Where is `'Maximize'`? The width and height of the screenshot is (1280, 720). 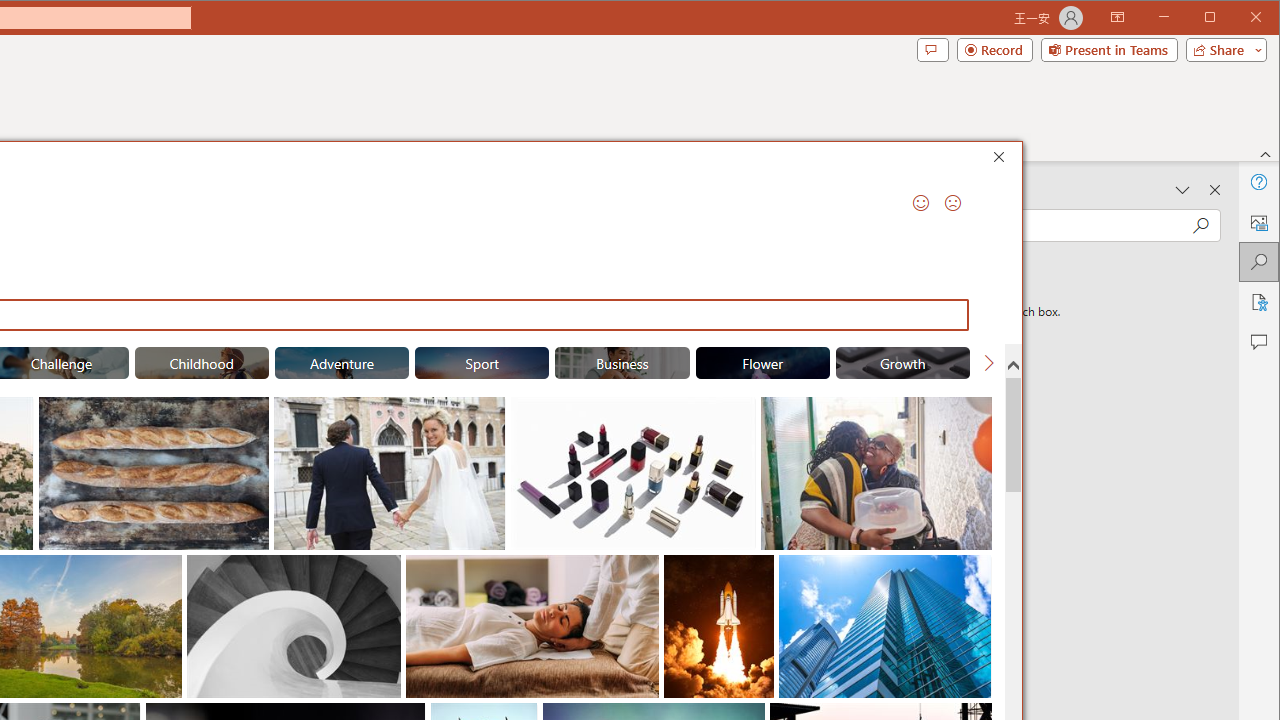
'Maximize' is located at coordinates (1238, 19).